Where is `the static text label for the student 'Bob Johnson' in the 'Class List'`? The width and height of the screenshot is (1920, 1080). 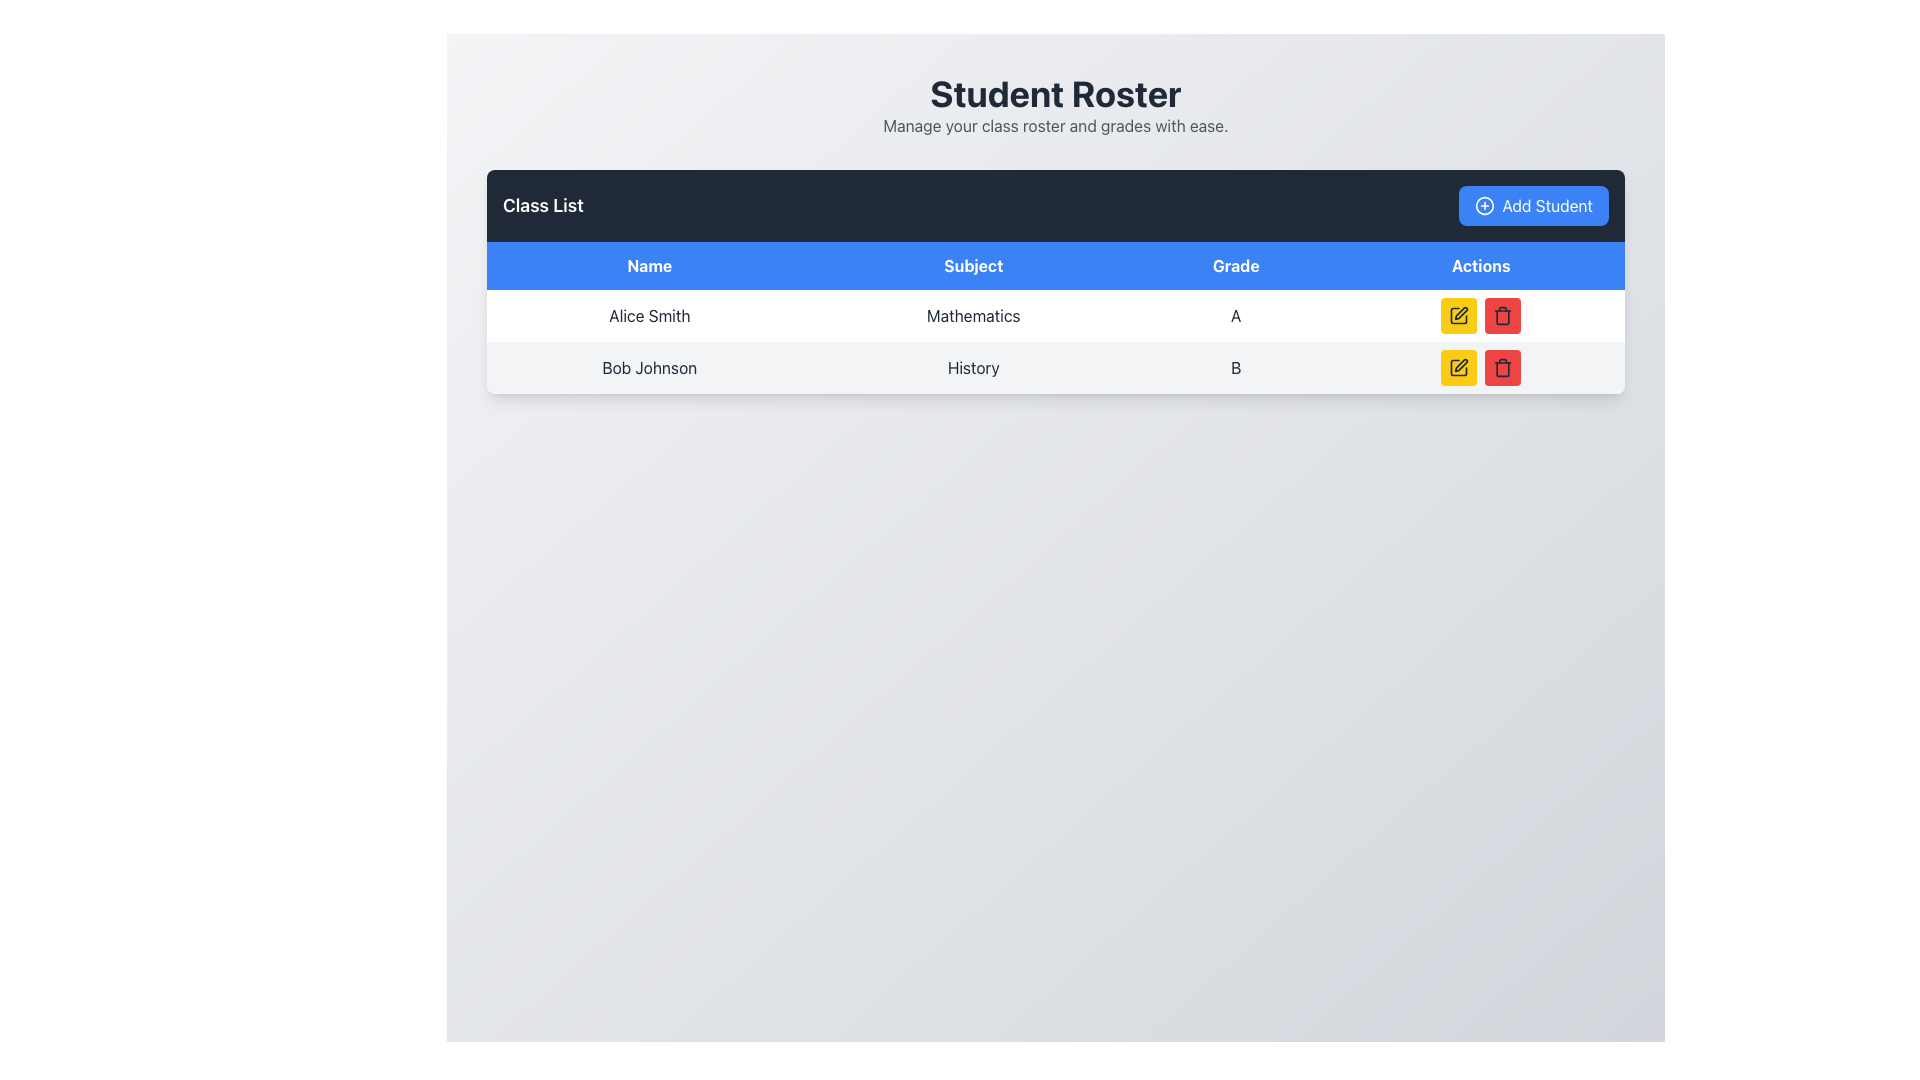 the static text label for the student 'Bob Johnson' in the 'Class List' is located at coordinates (649, 367).